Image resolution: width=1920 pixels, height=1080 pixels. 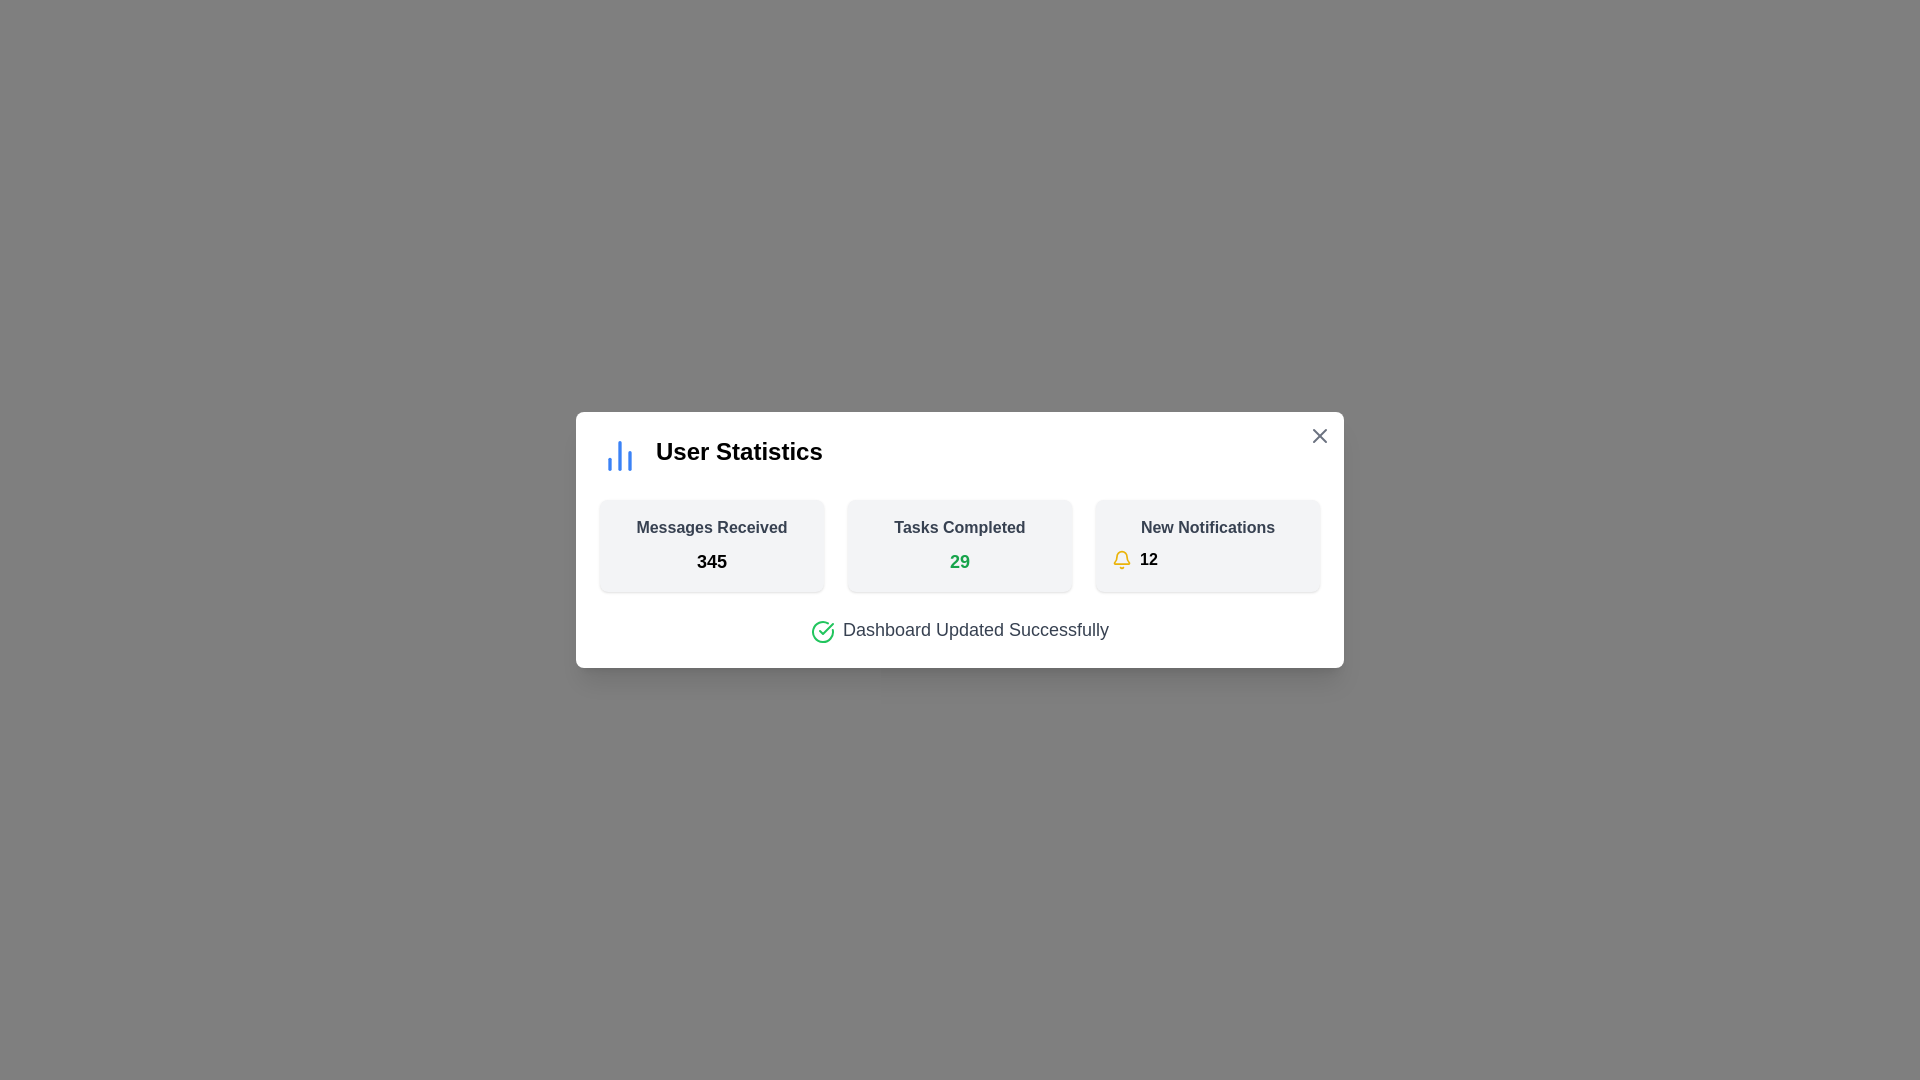 I want to click on the vertical bar chart icon, which is styled with three blue bars of varying heights, located to the left of the 'User Statistics' title, so click(x=618, y=455).